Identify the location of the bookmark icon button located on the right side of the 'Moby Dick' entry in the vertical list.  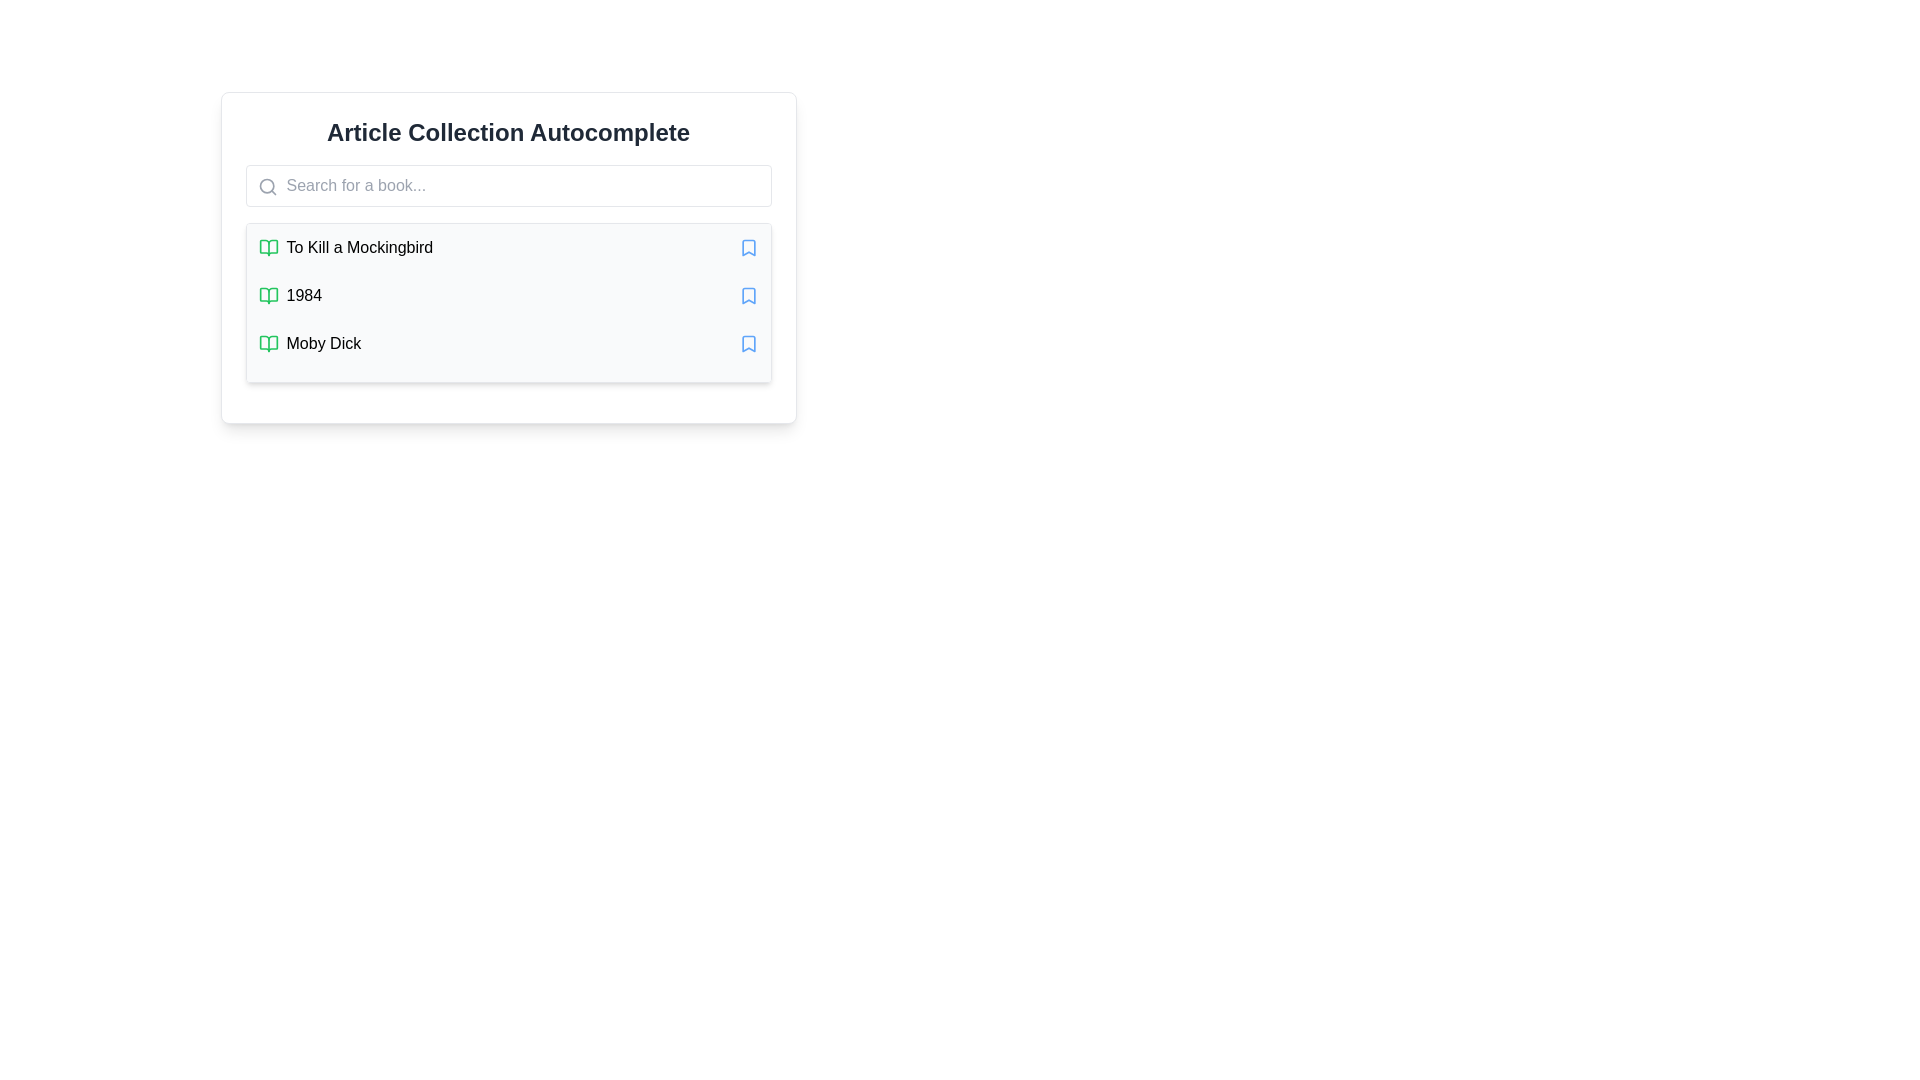
(747, 342).